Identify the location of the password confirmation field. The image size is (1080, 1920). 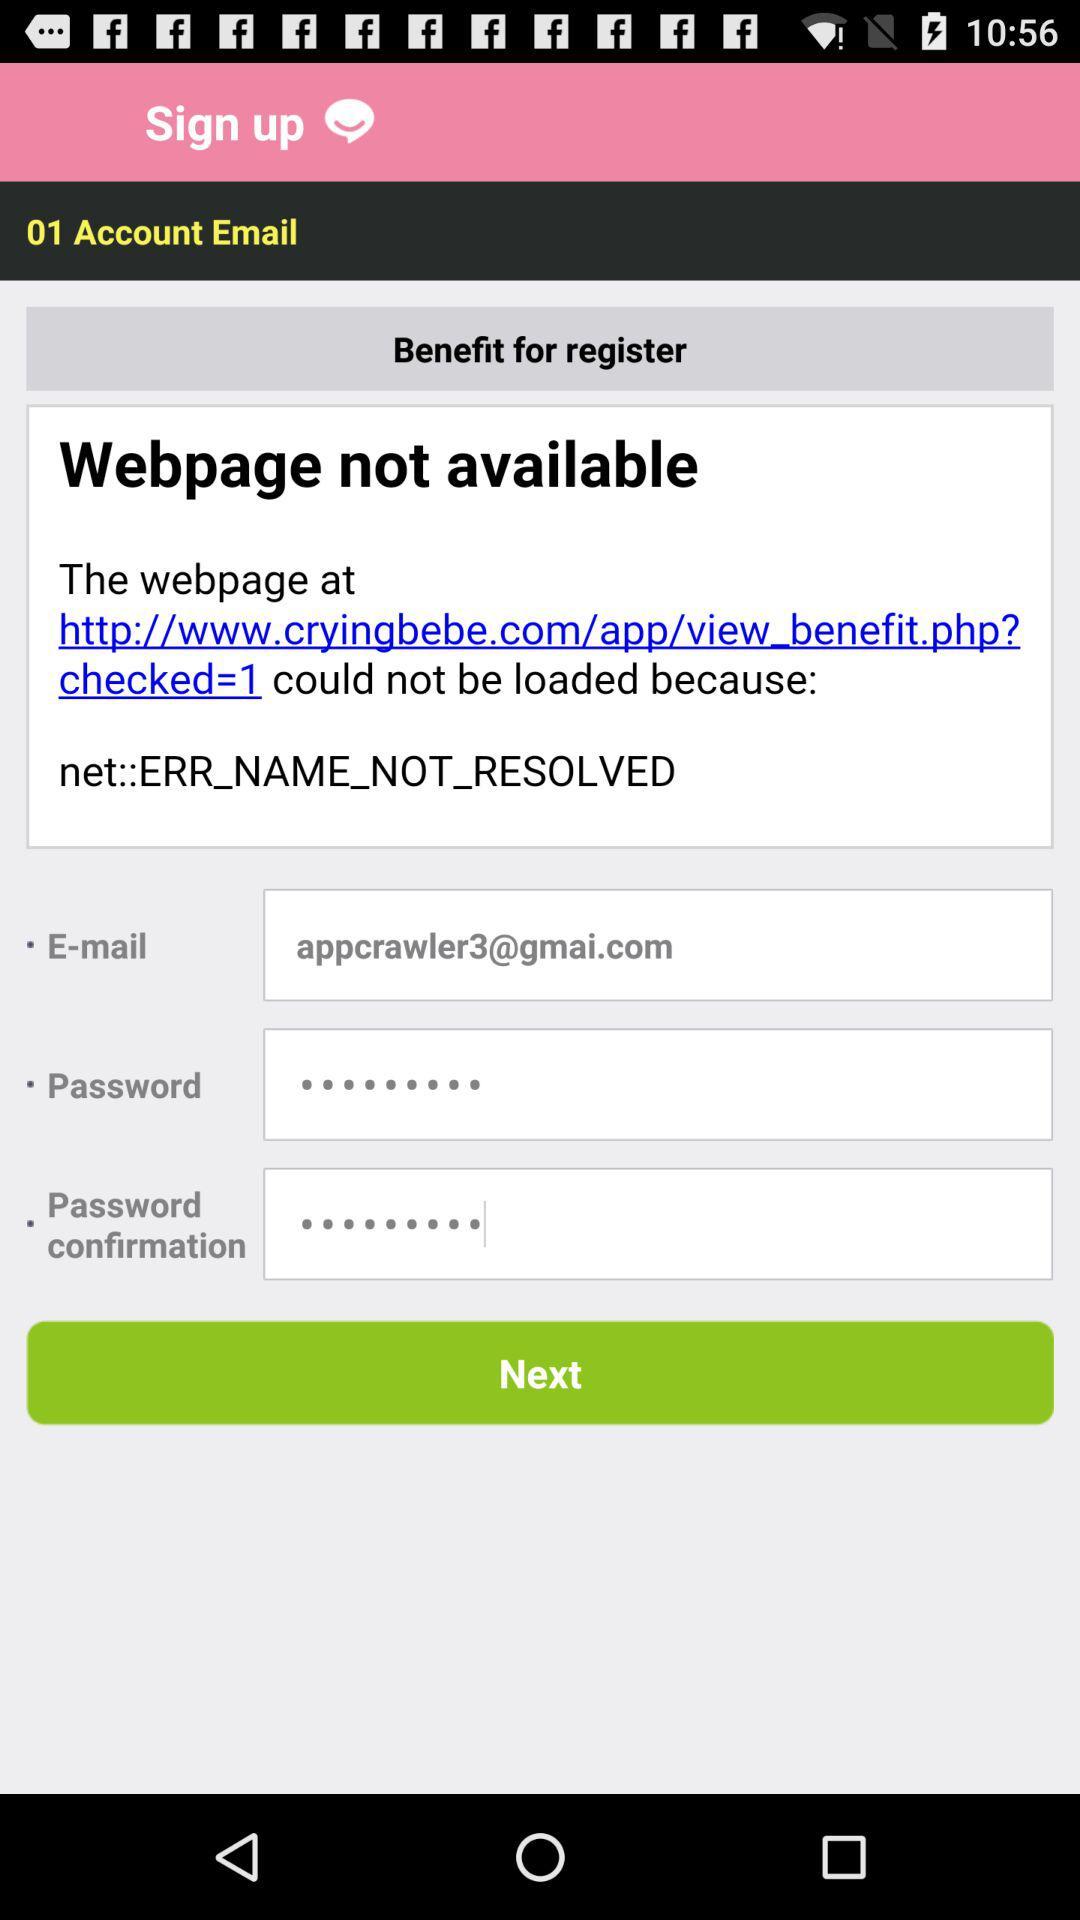
(658, 1223).